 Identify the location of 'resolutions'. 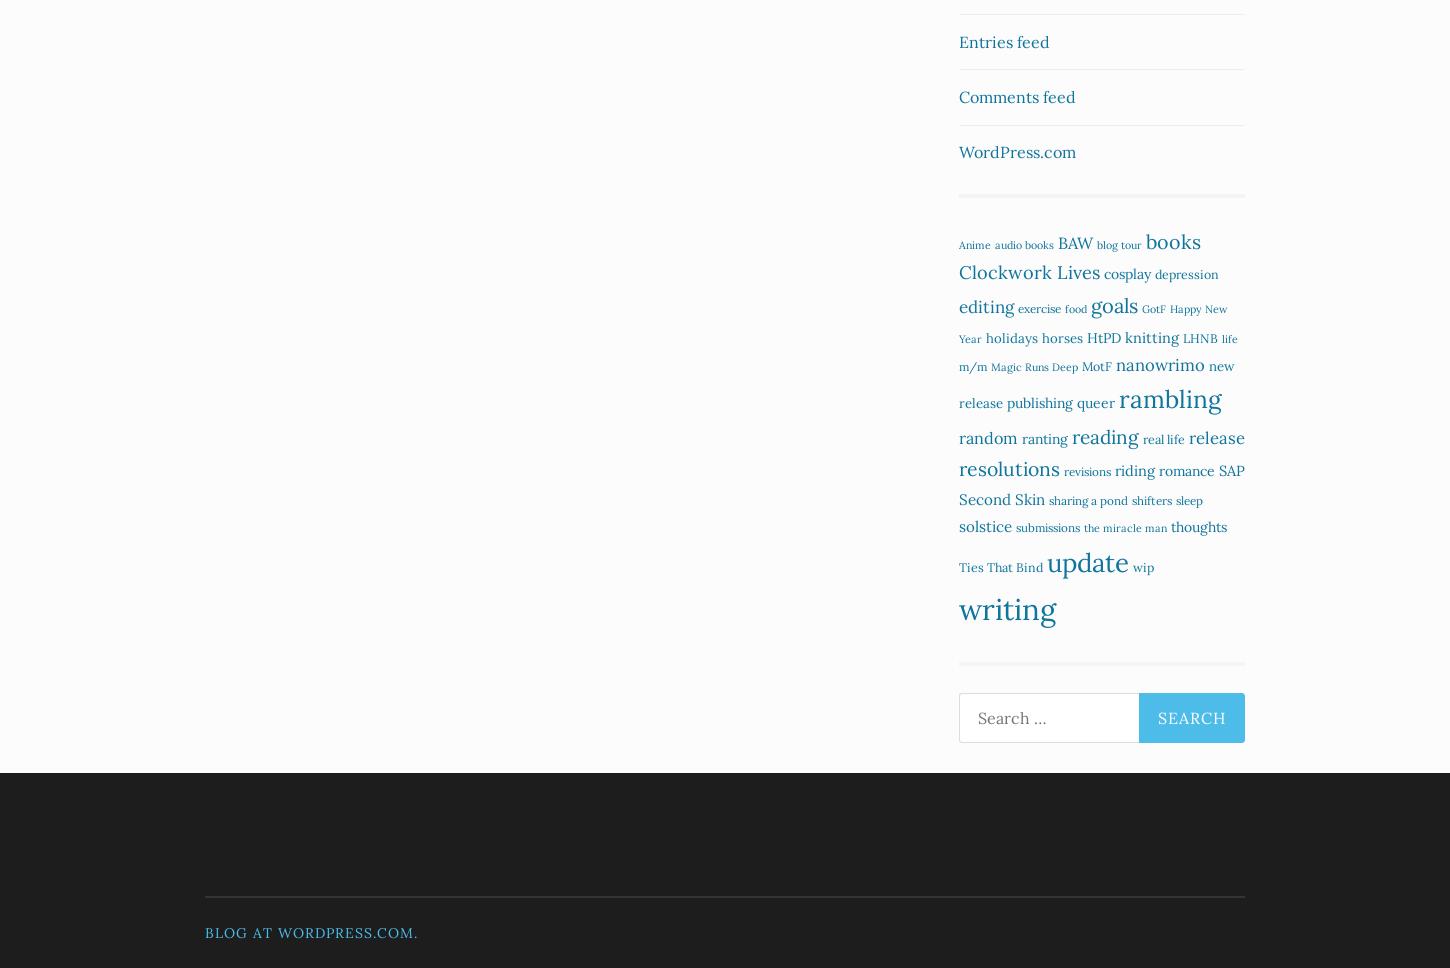
(1009, 467).